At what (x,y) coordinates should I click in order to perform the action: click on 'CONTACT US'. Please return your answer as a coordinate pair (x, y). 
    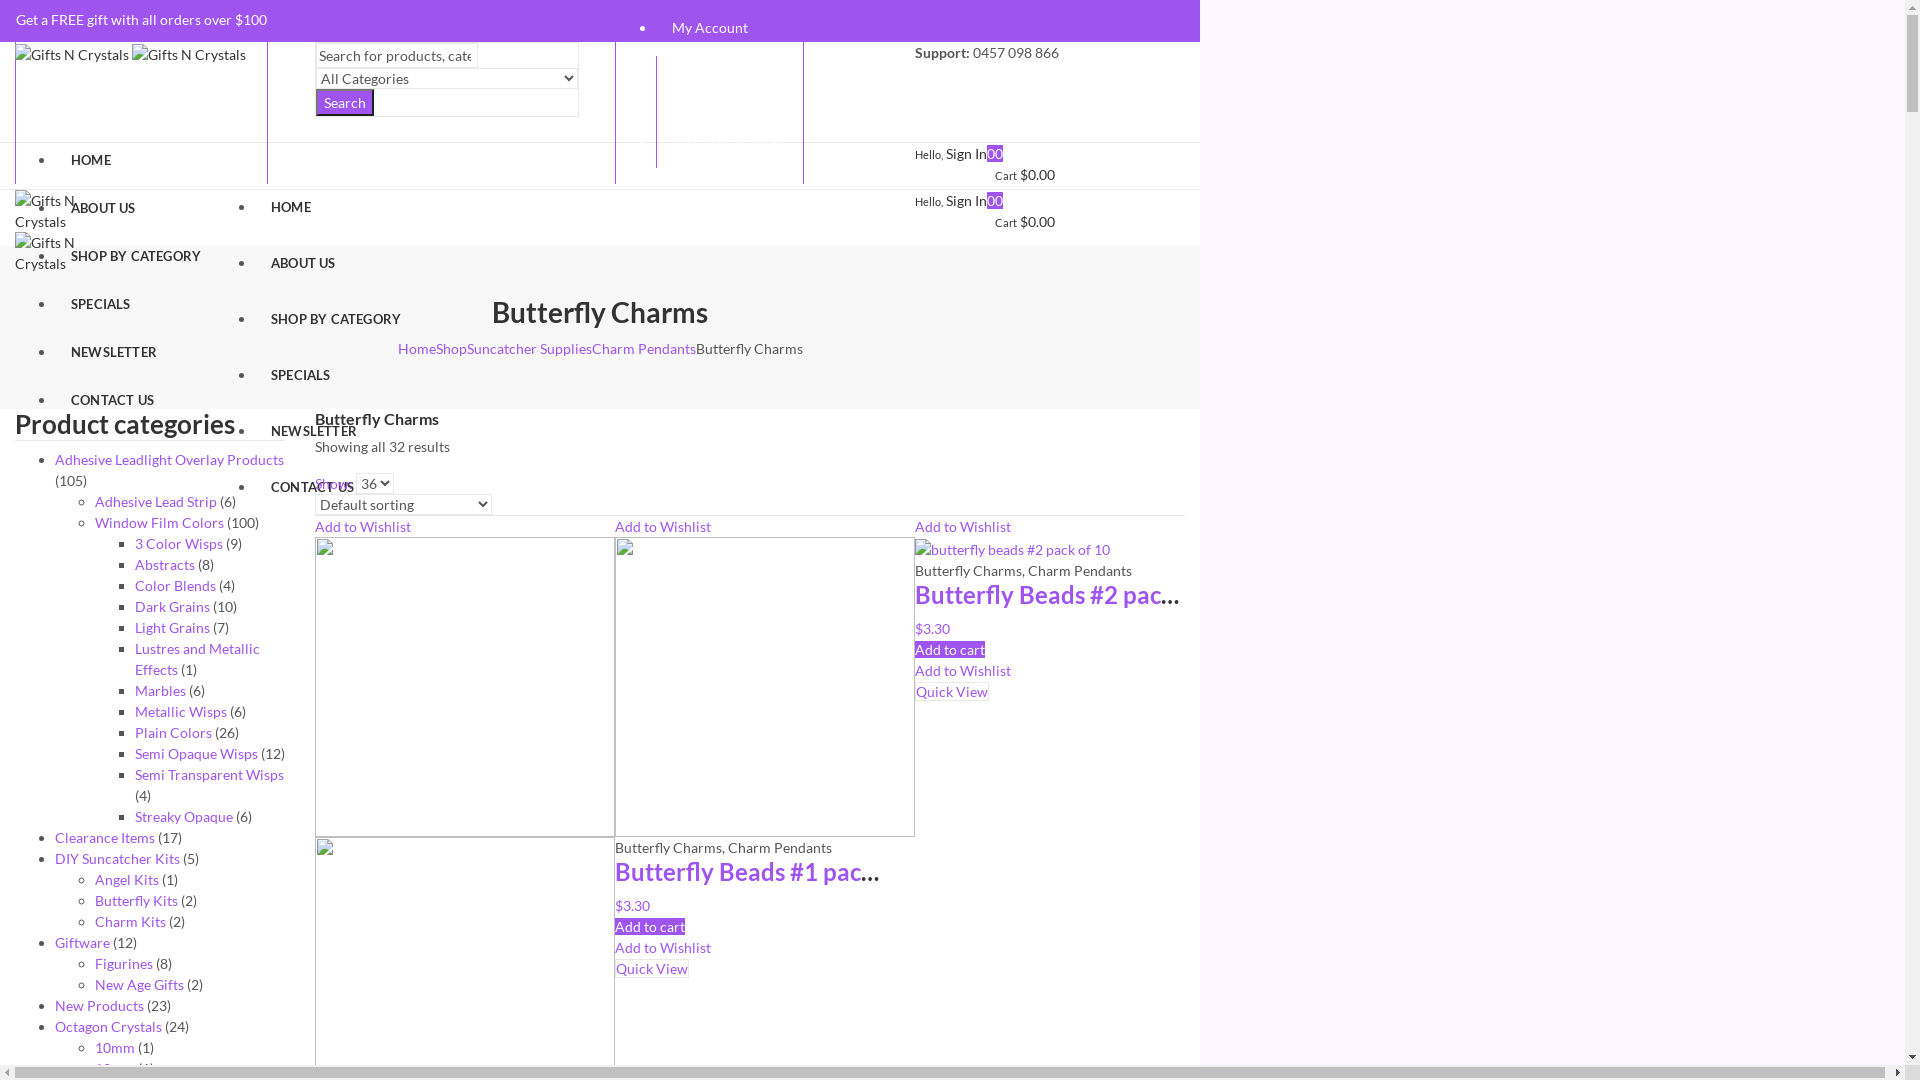
    Looking at the image, I should click on (134, 406).